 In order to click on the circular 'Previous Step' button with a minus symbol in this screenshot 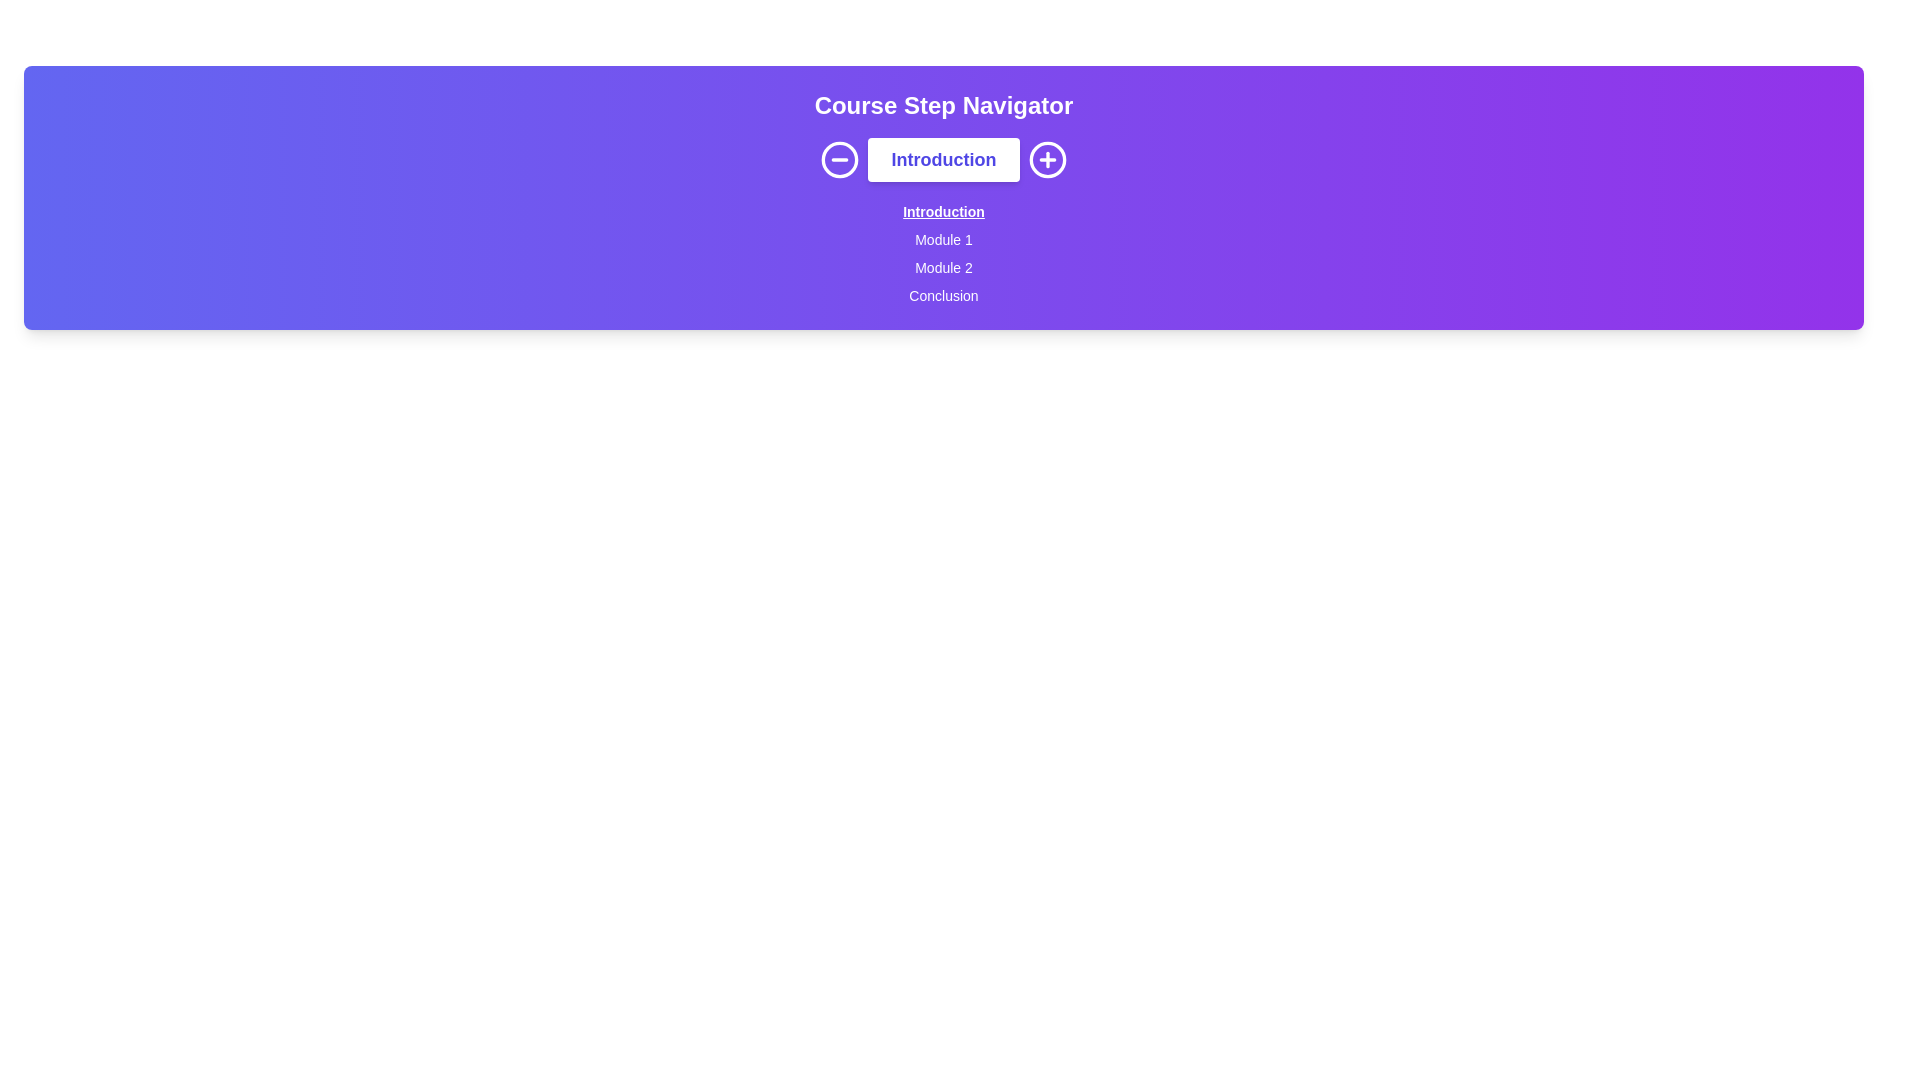, I will do `click(839, 158)`.